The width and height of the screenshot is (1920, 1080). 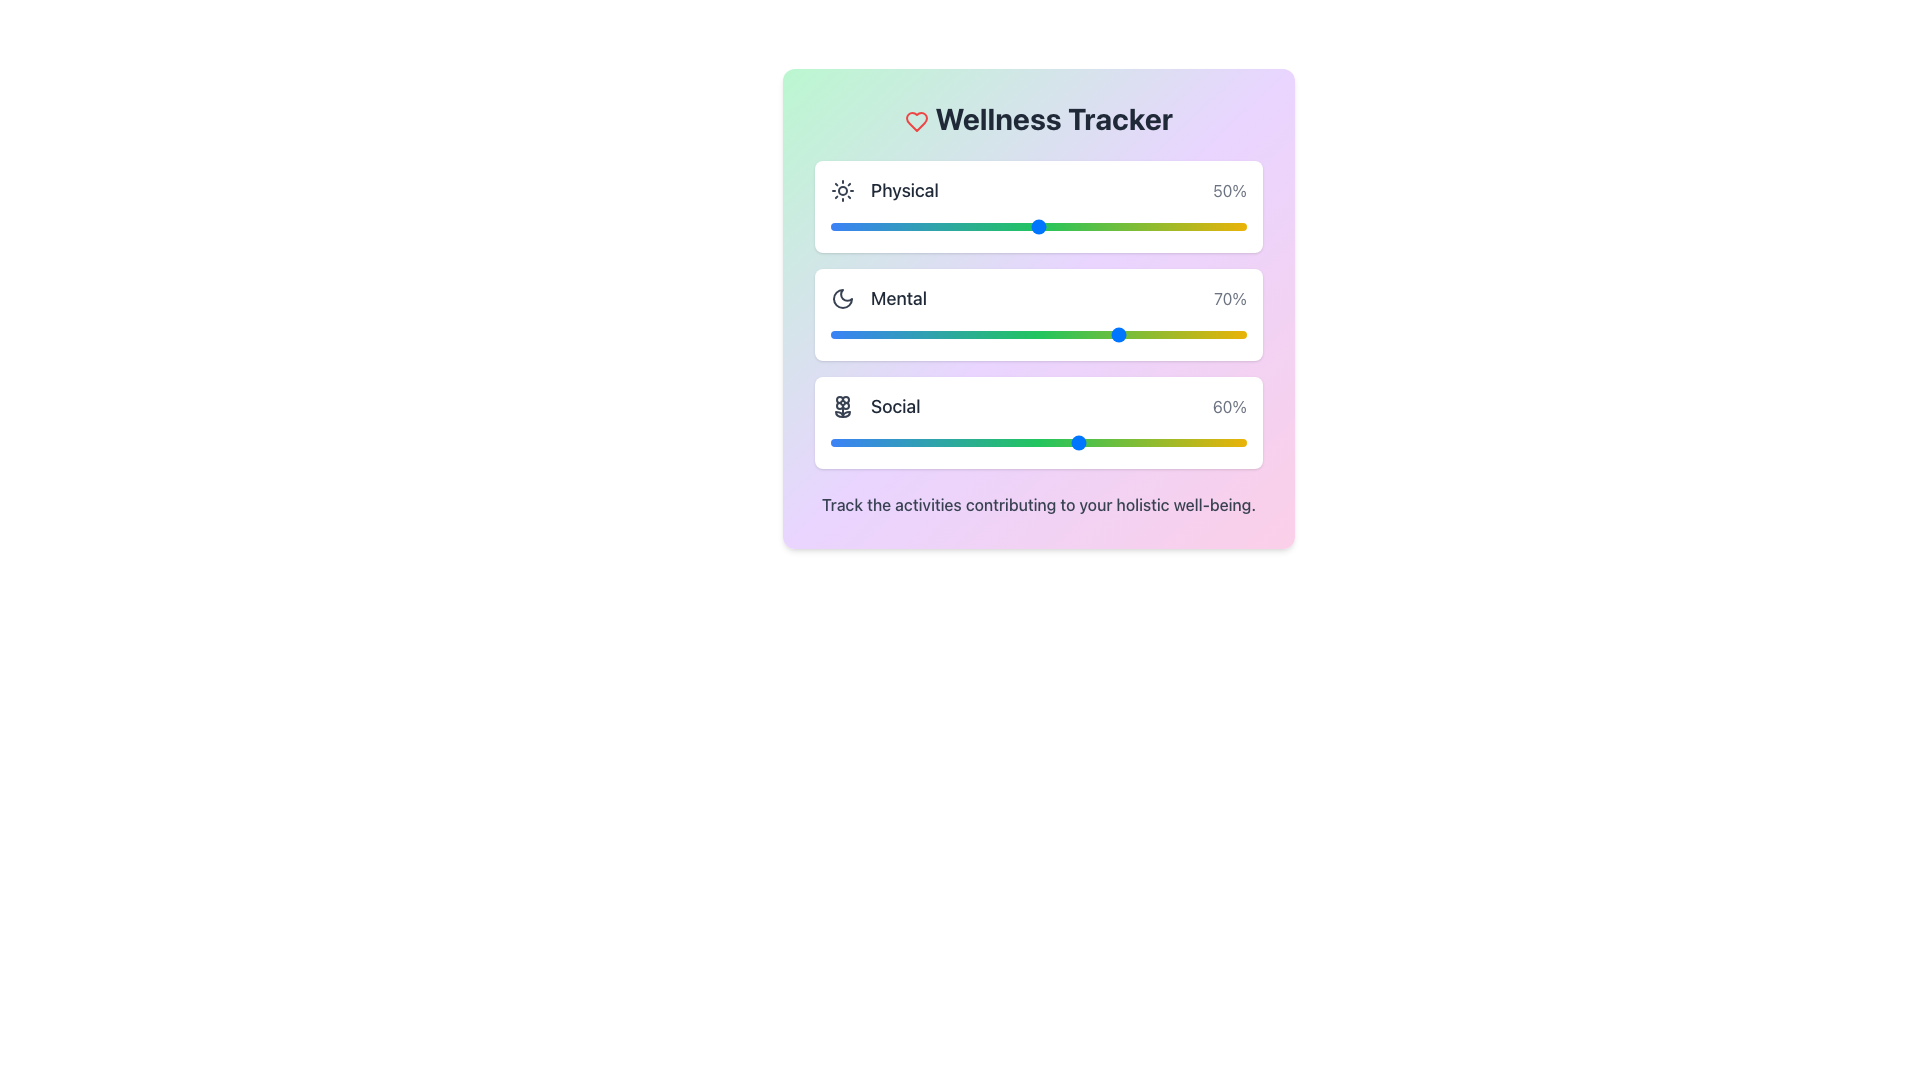 I want to click on the social well-being percentage, so click(x=839, y=442).